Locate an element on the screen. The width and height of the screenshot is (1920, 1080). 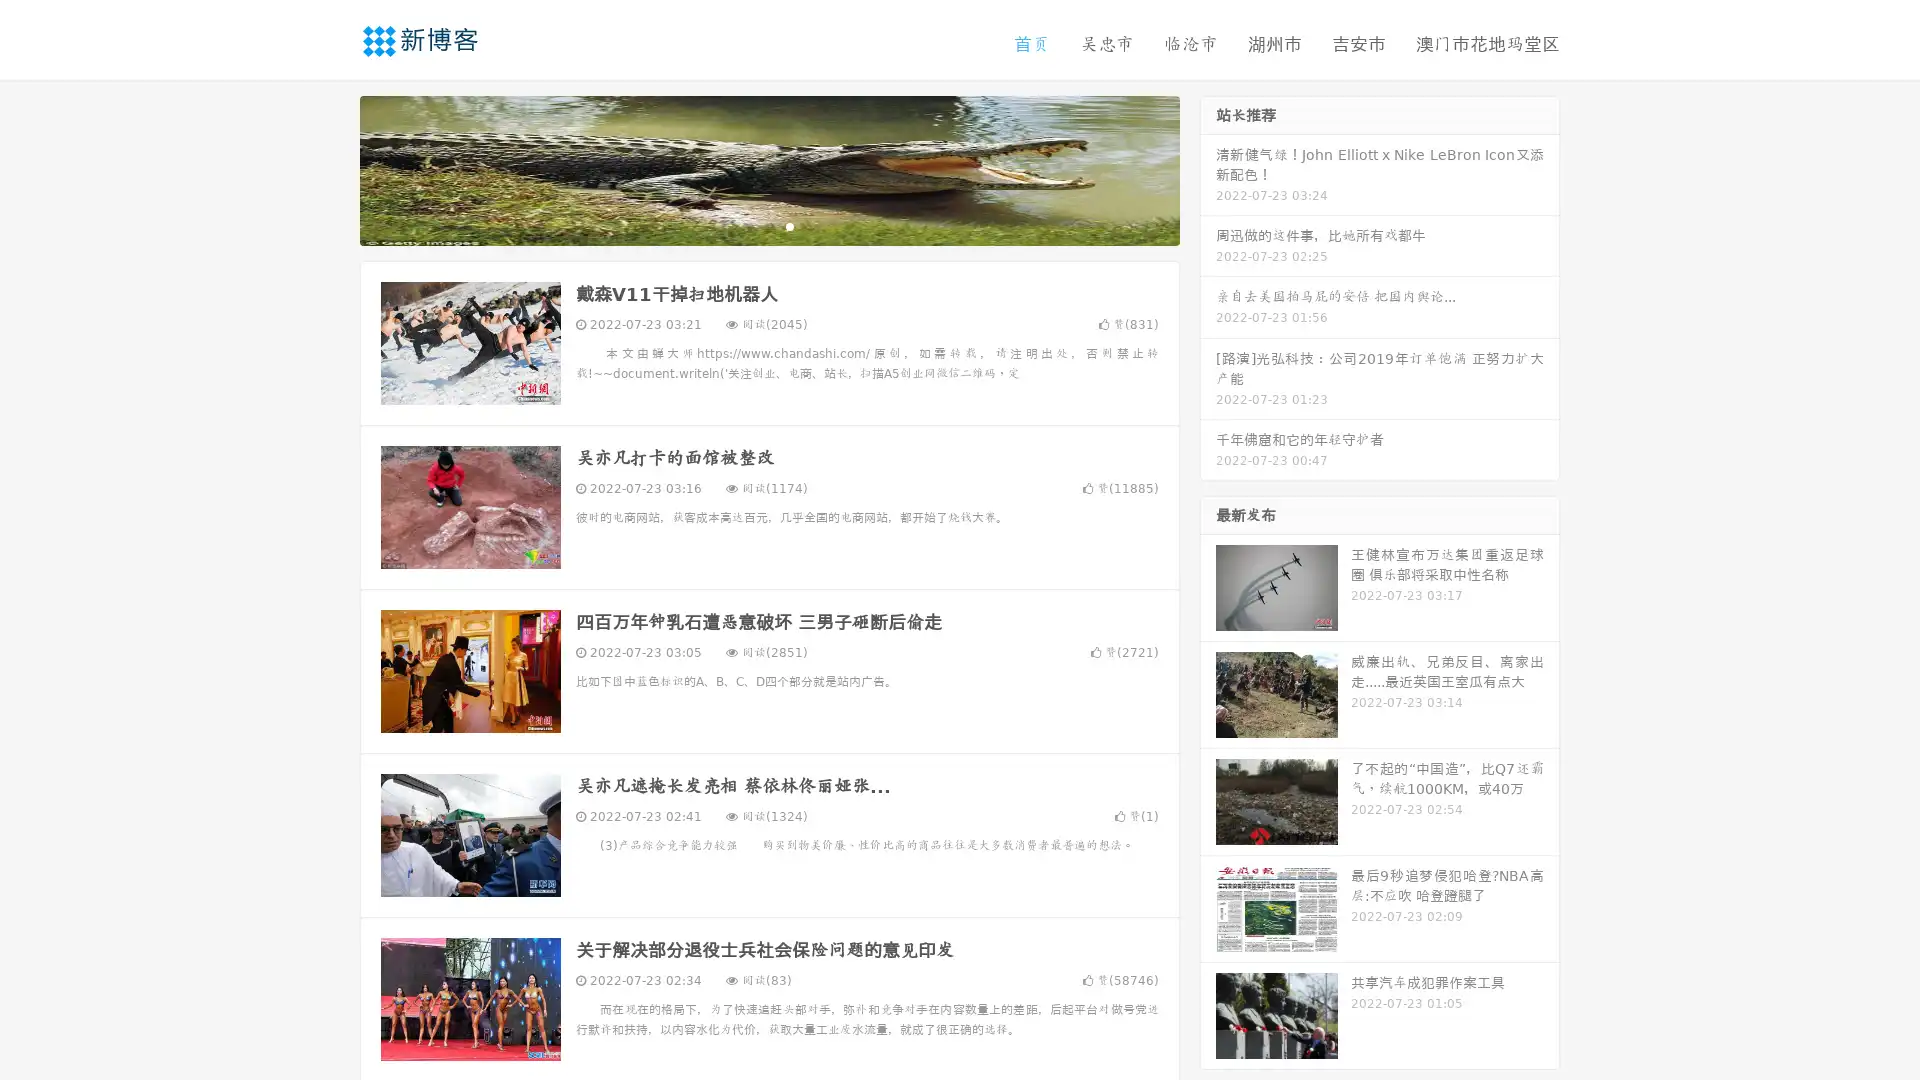
Next slide is located at coordinates (1208, 168).